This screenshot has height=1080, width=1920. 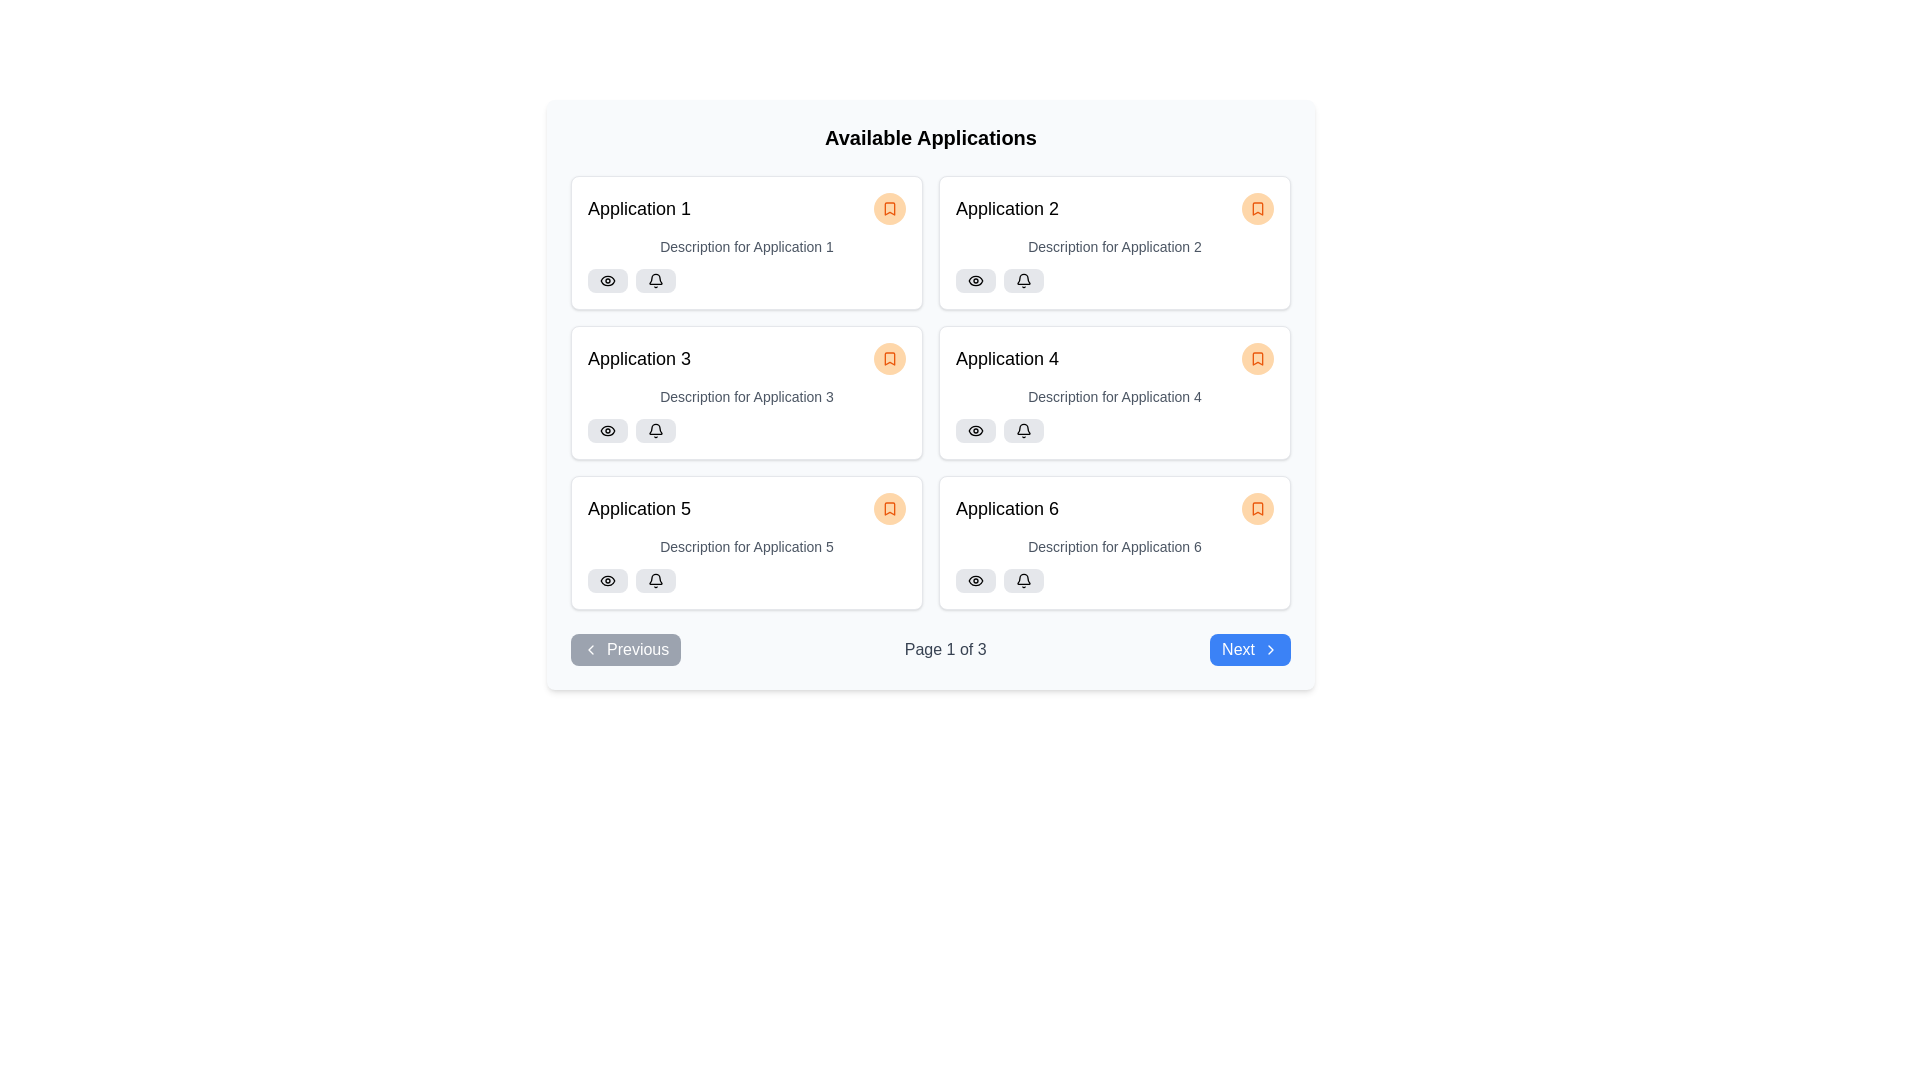 What do you see at coordinates (589, 650) in the screenshot?
I see `the 'Previous' button, which visually indicates a backward navigation action and is located towards the lower-left of the interface` at bounding box center [589, 650].